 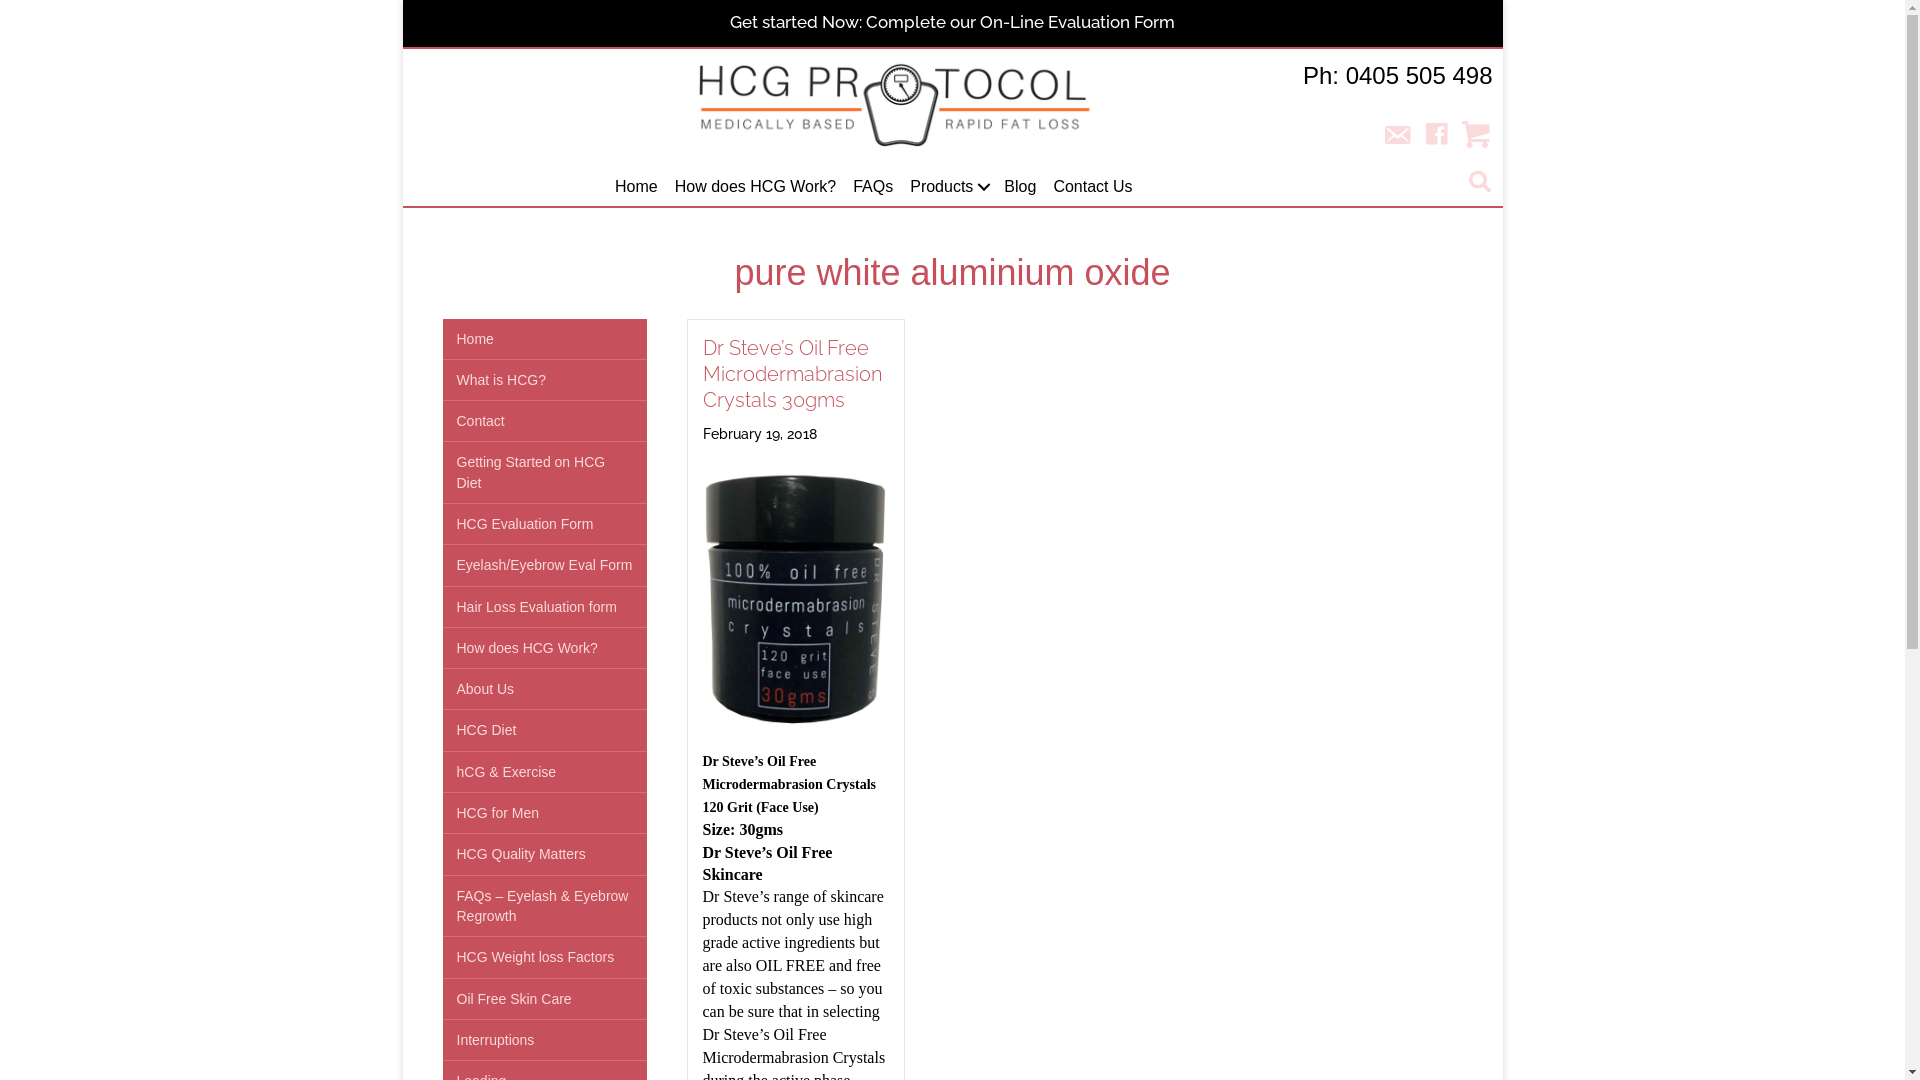 What do you see at coordinates (543, 605) in the screenshot?
I see `'Hair Loss Evaluation form'` at bounding box center [543, 605].